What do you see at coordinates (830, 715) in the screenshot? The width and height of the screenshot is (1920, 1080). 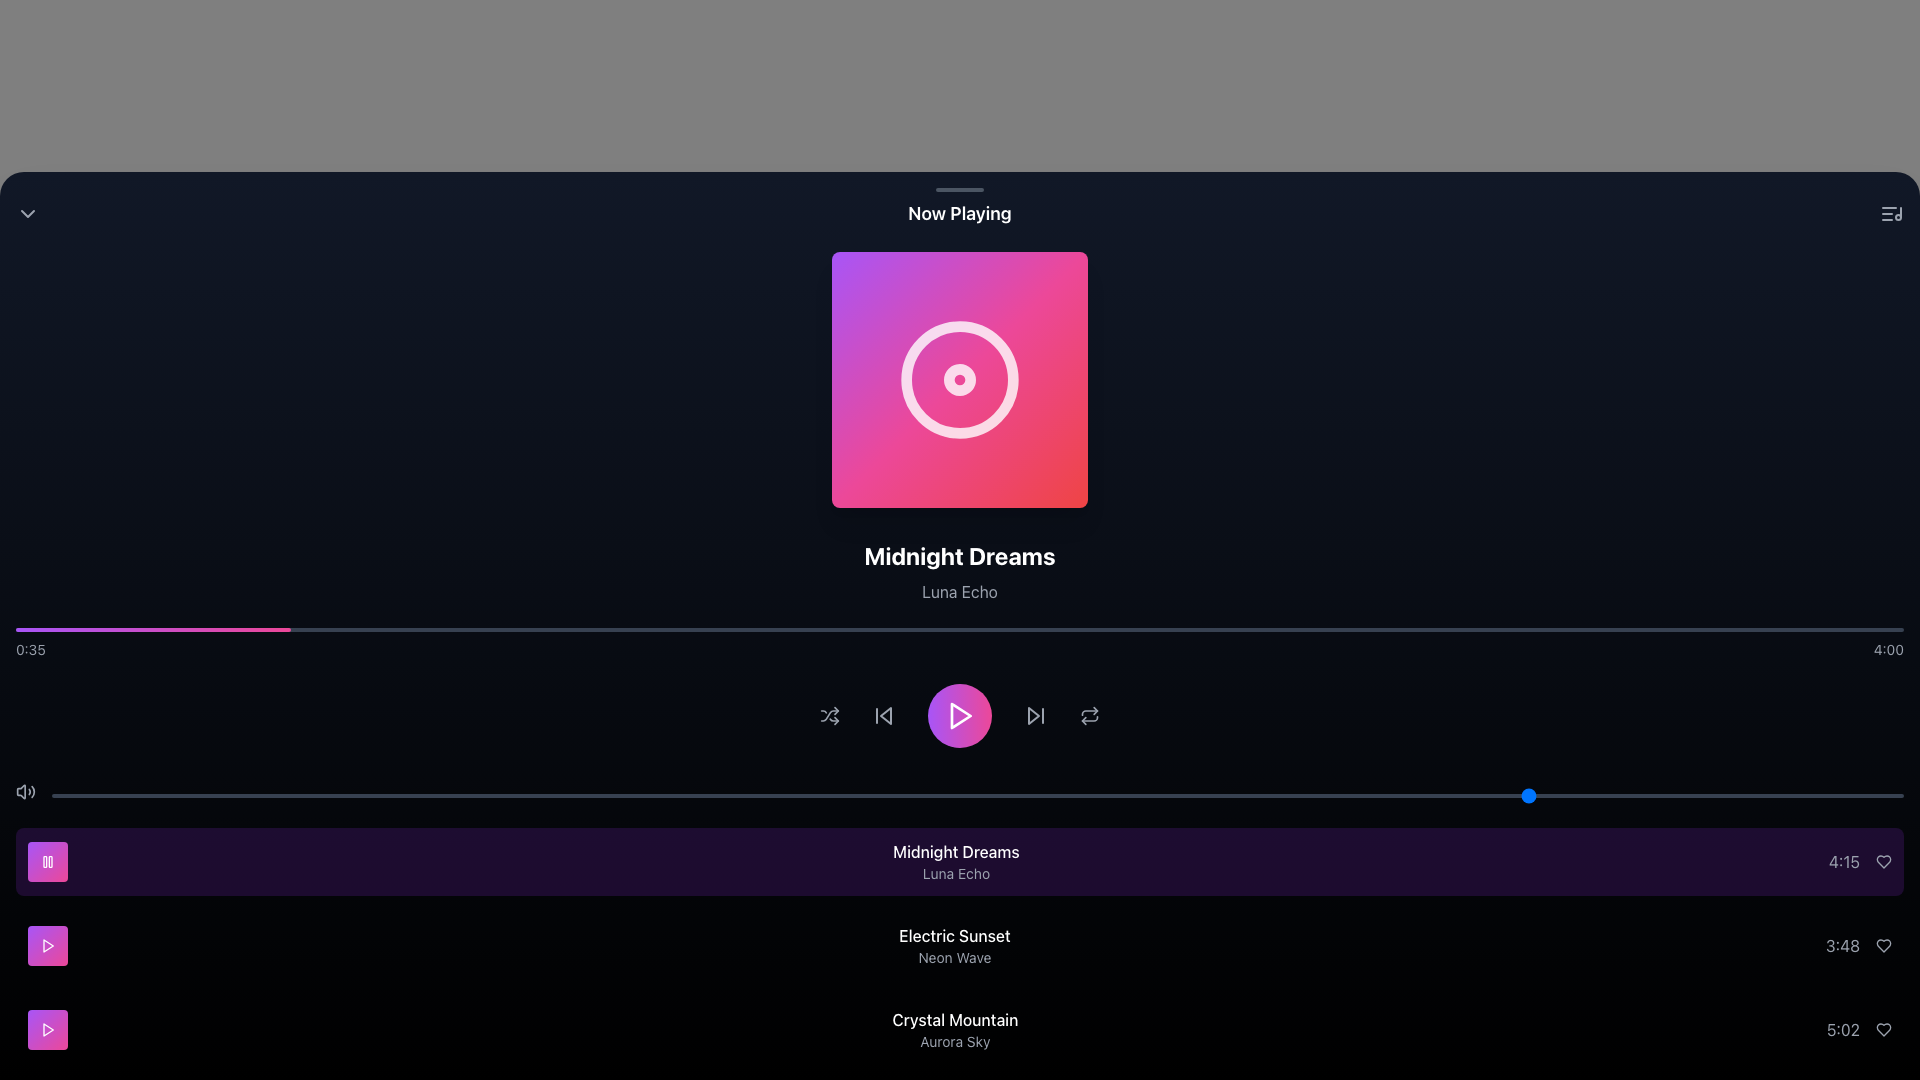 I see `the shuffle icon button, which is the first icon in the row of controls below the album artwork and track title` at bounding box center [830, 715].